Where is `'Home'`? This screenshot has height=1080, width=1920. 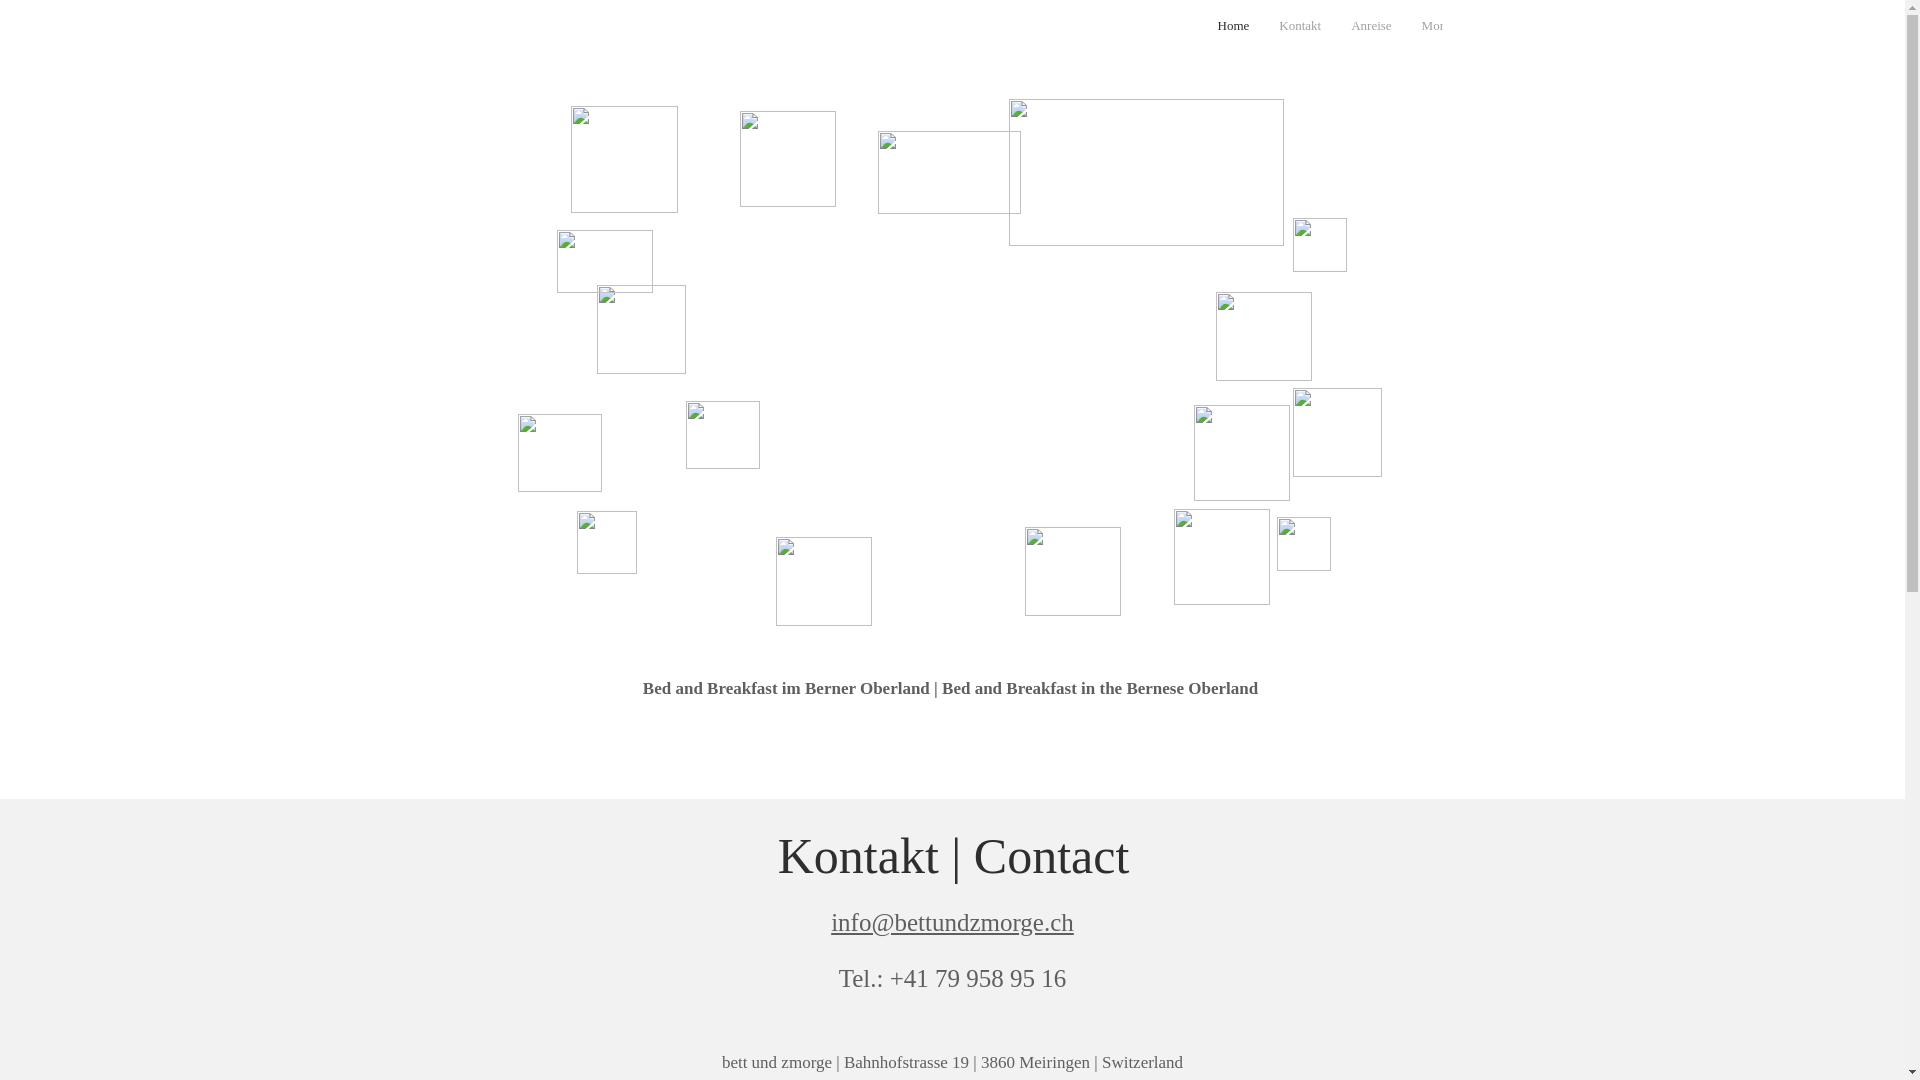
'Home' is located at coordinates (1232, 31).